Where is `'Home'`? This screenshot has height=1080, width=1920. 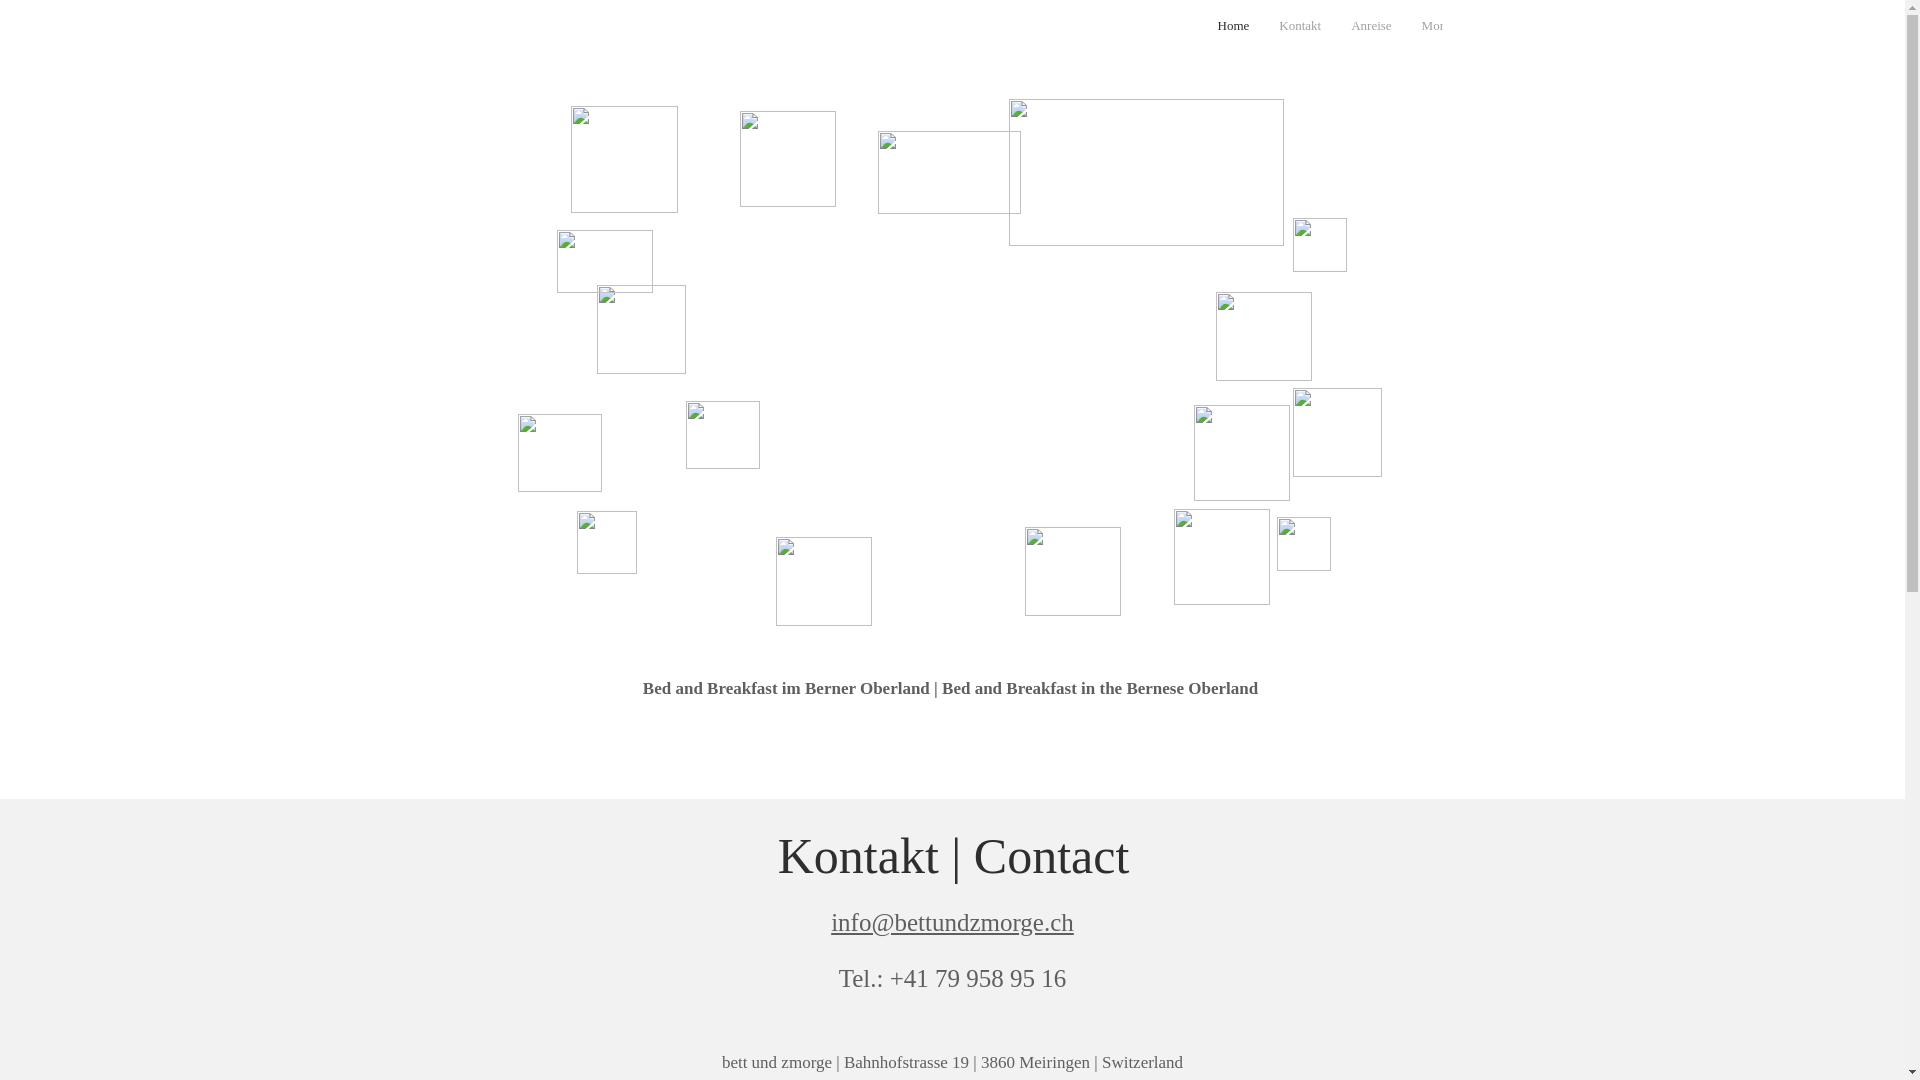
'Home' is located at coordinates (1232, 31).